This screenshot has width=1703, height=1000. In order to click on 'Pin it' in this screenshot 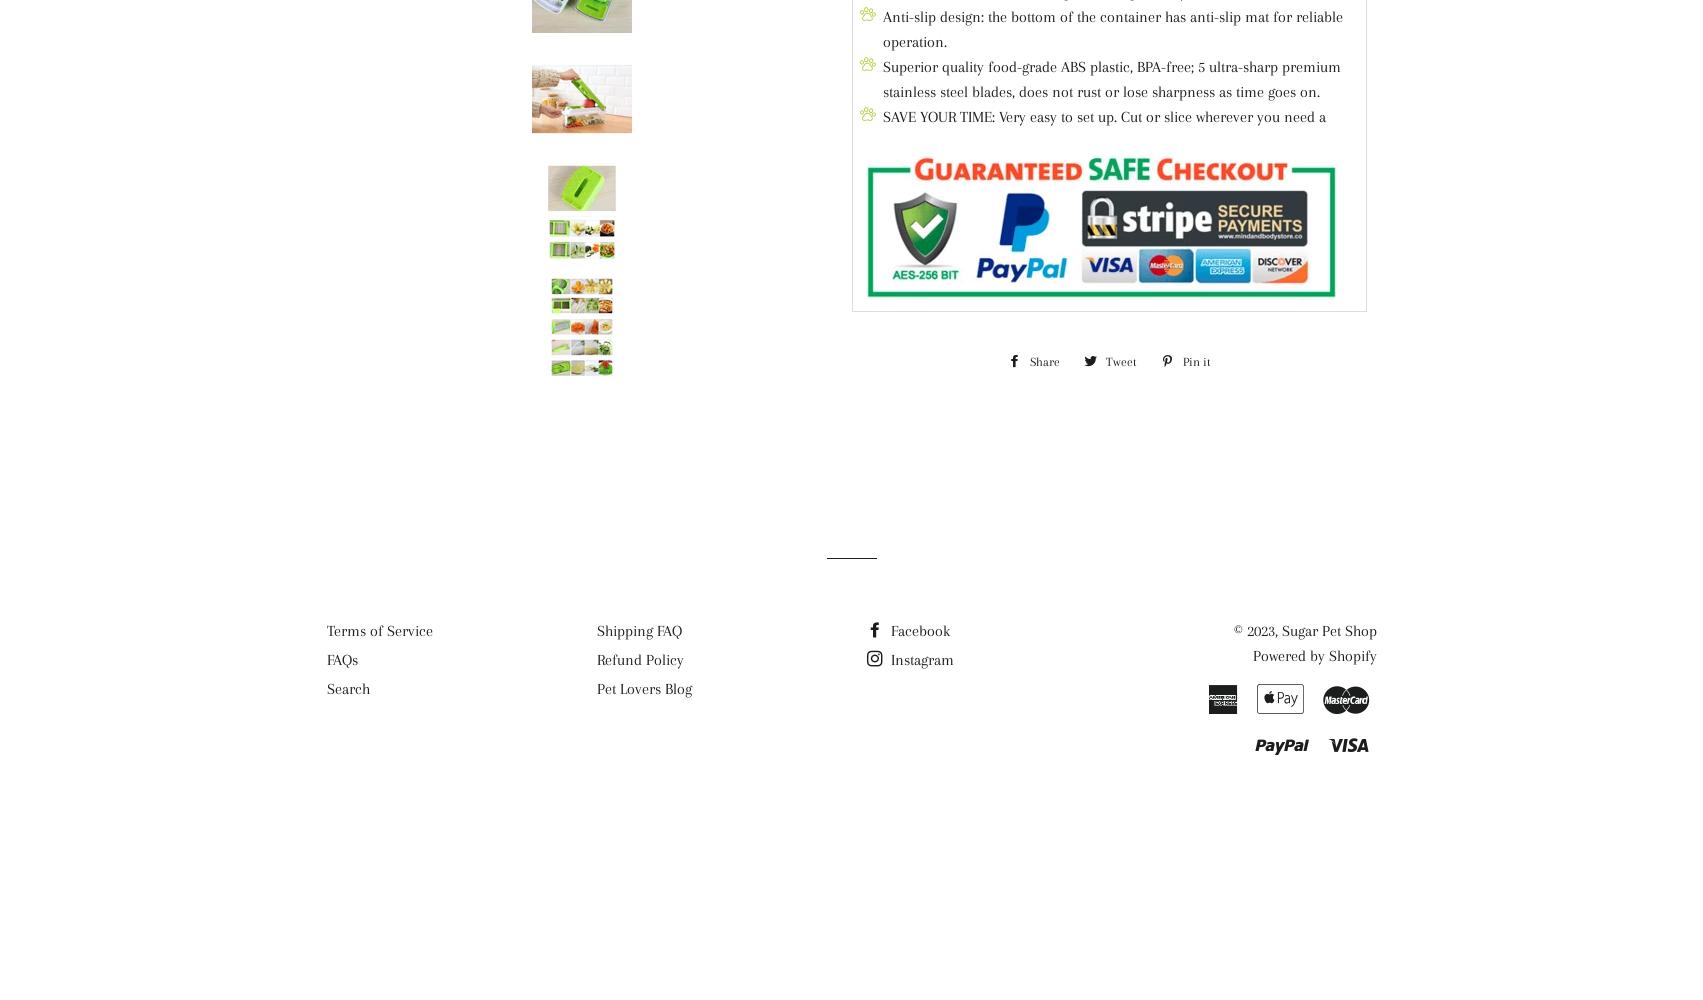, I will do `click(1195, 361)`.